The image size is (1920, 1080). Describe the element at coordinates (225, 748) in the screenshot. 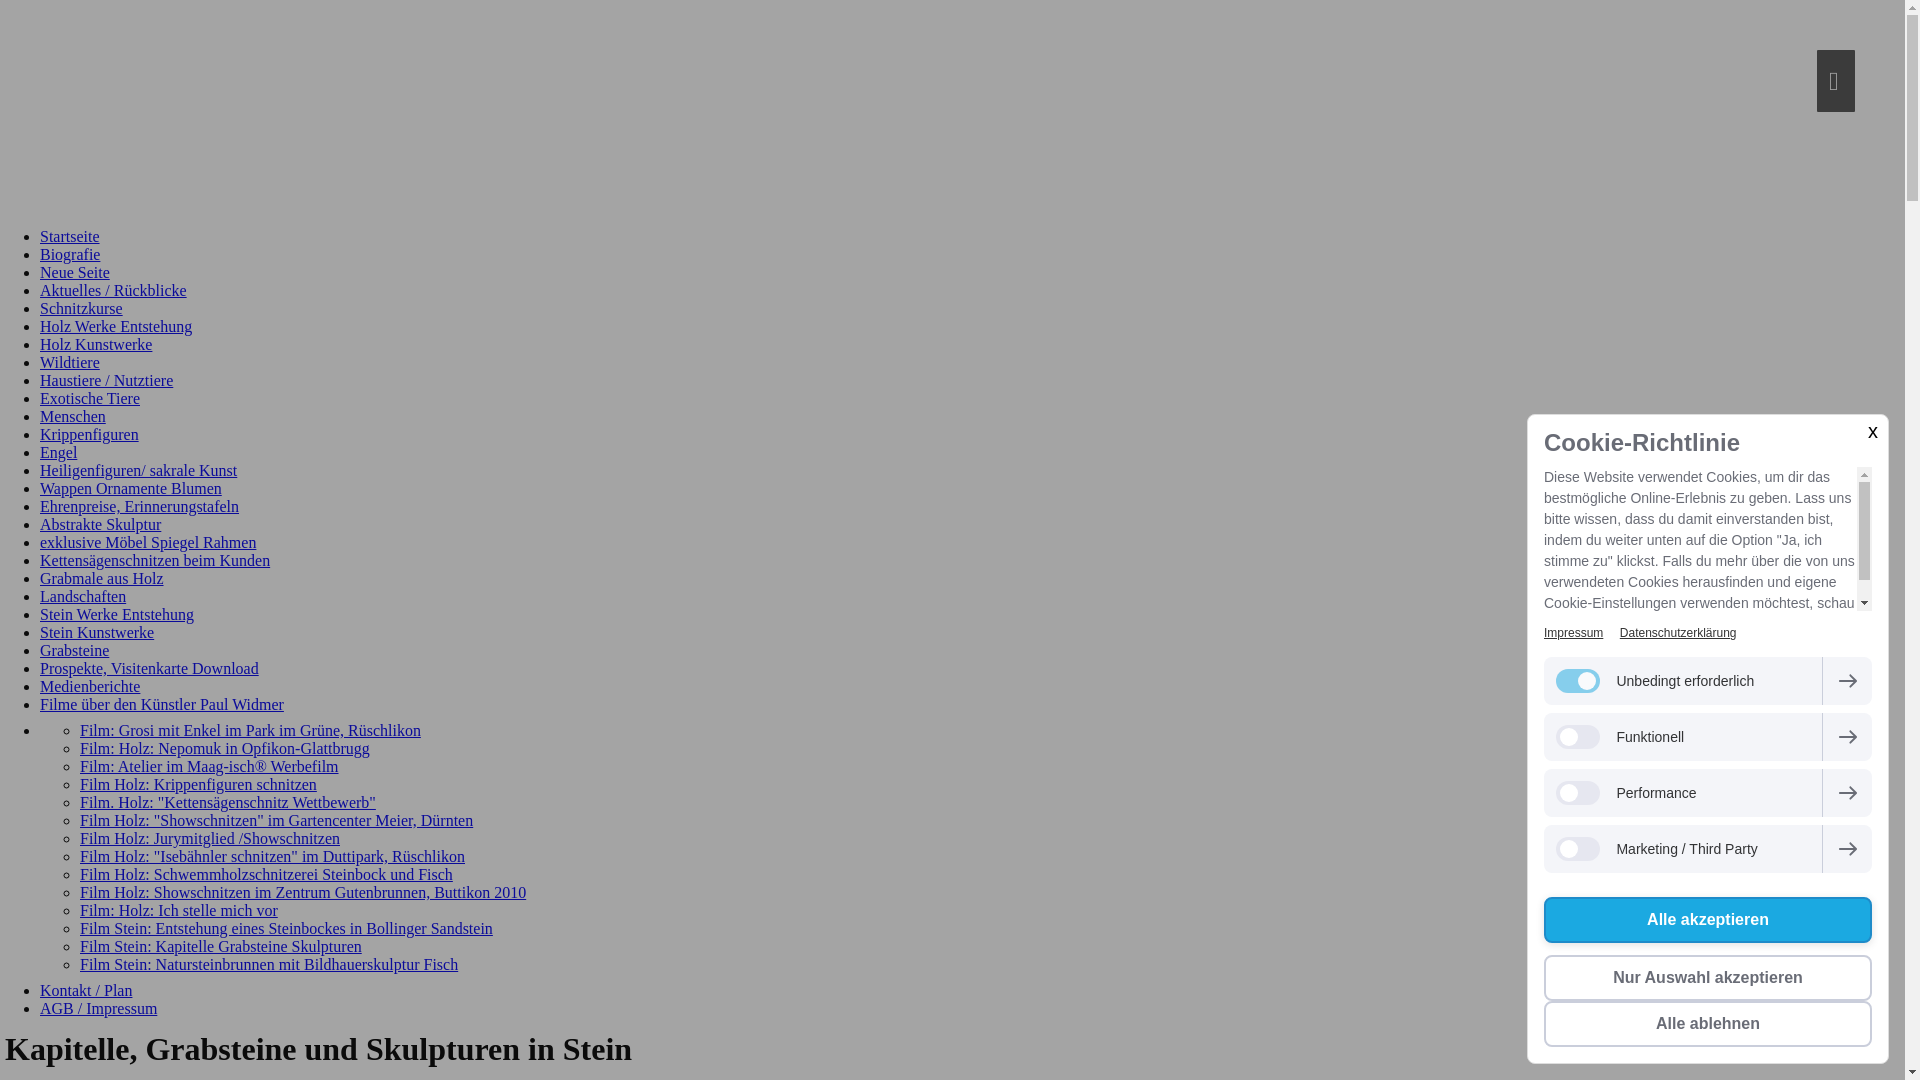

I see `'Film: Holz: Nepomuk in Opfikon-Glattbrugg'` at that location.